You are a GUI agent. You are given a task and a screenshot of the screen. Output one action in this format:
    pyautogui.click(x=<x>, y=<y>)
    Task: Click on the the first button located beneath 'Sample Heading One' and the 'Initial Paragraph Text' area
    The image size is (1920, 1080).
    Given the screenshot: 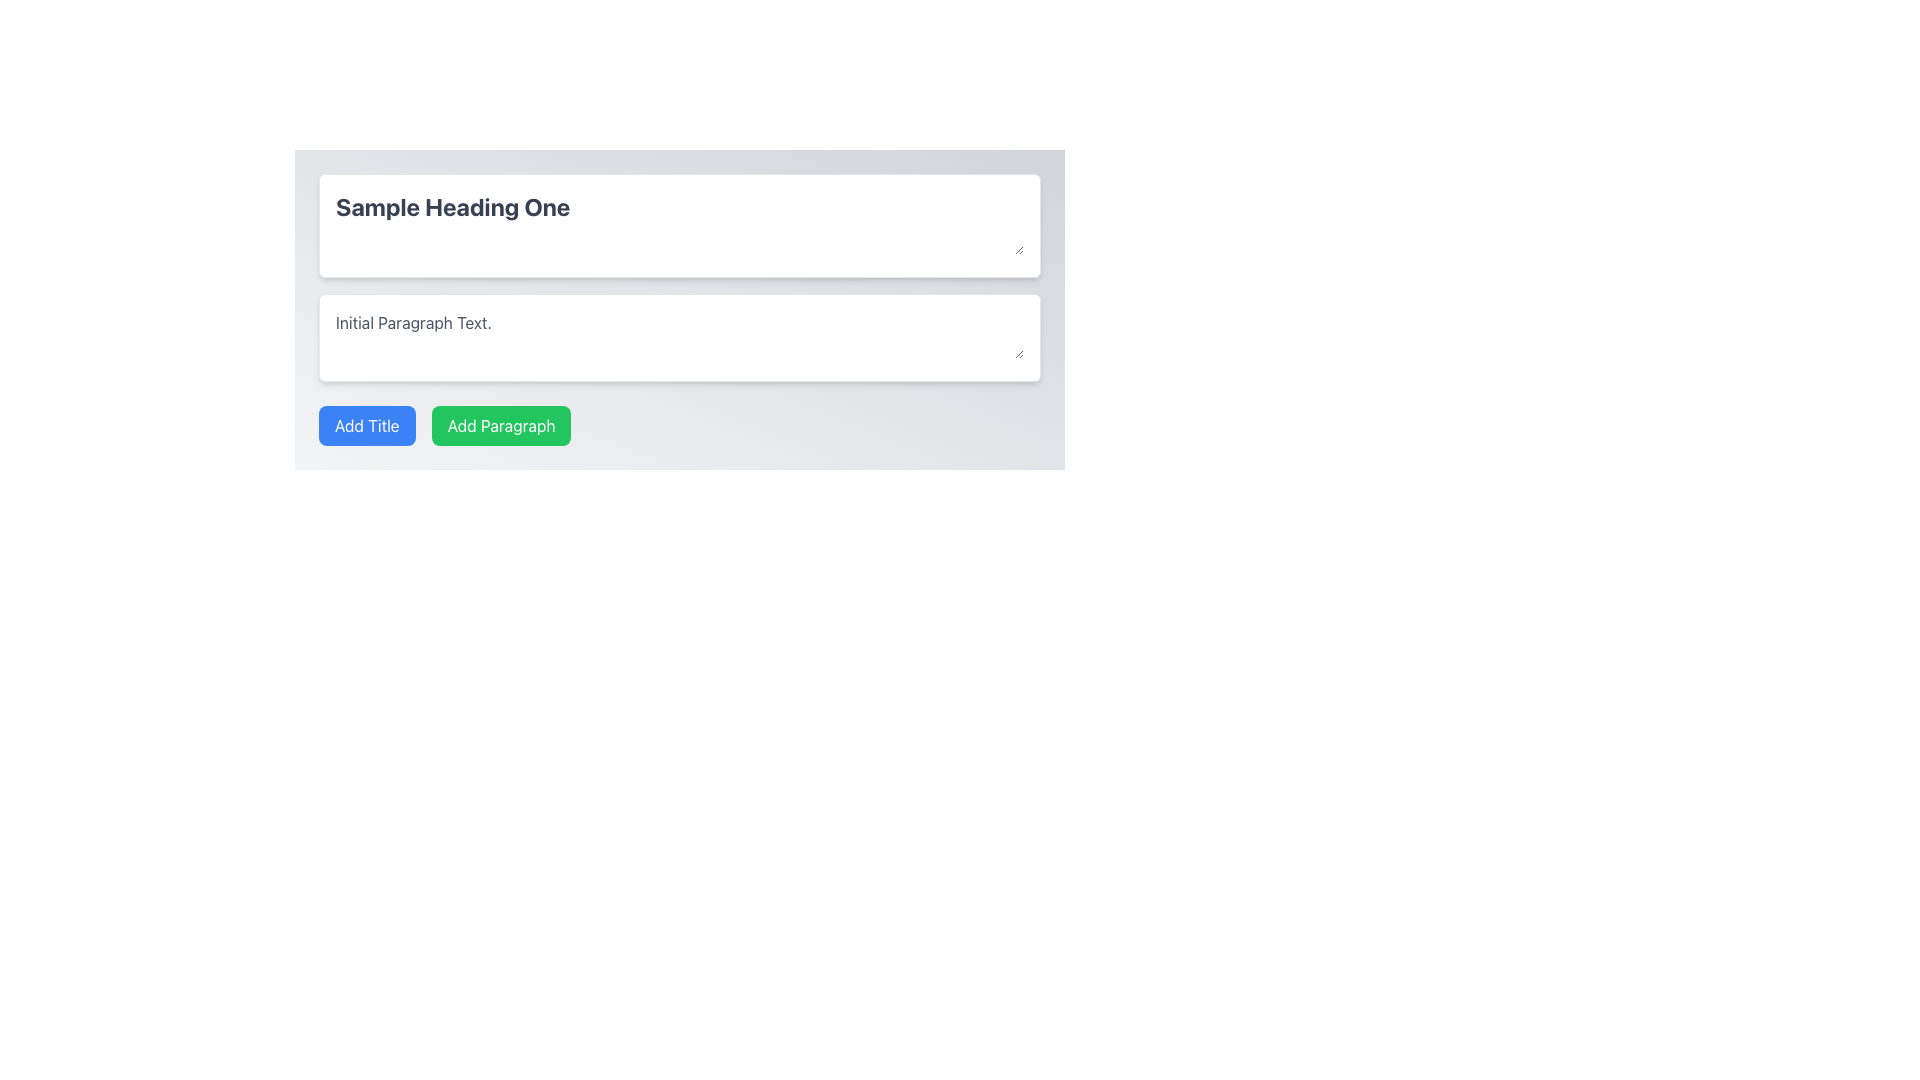 What is the action you would take?
    pyautogui.click(x=367, y=424)
    